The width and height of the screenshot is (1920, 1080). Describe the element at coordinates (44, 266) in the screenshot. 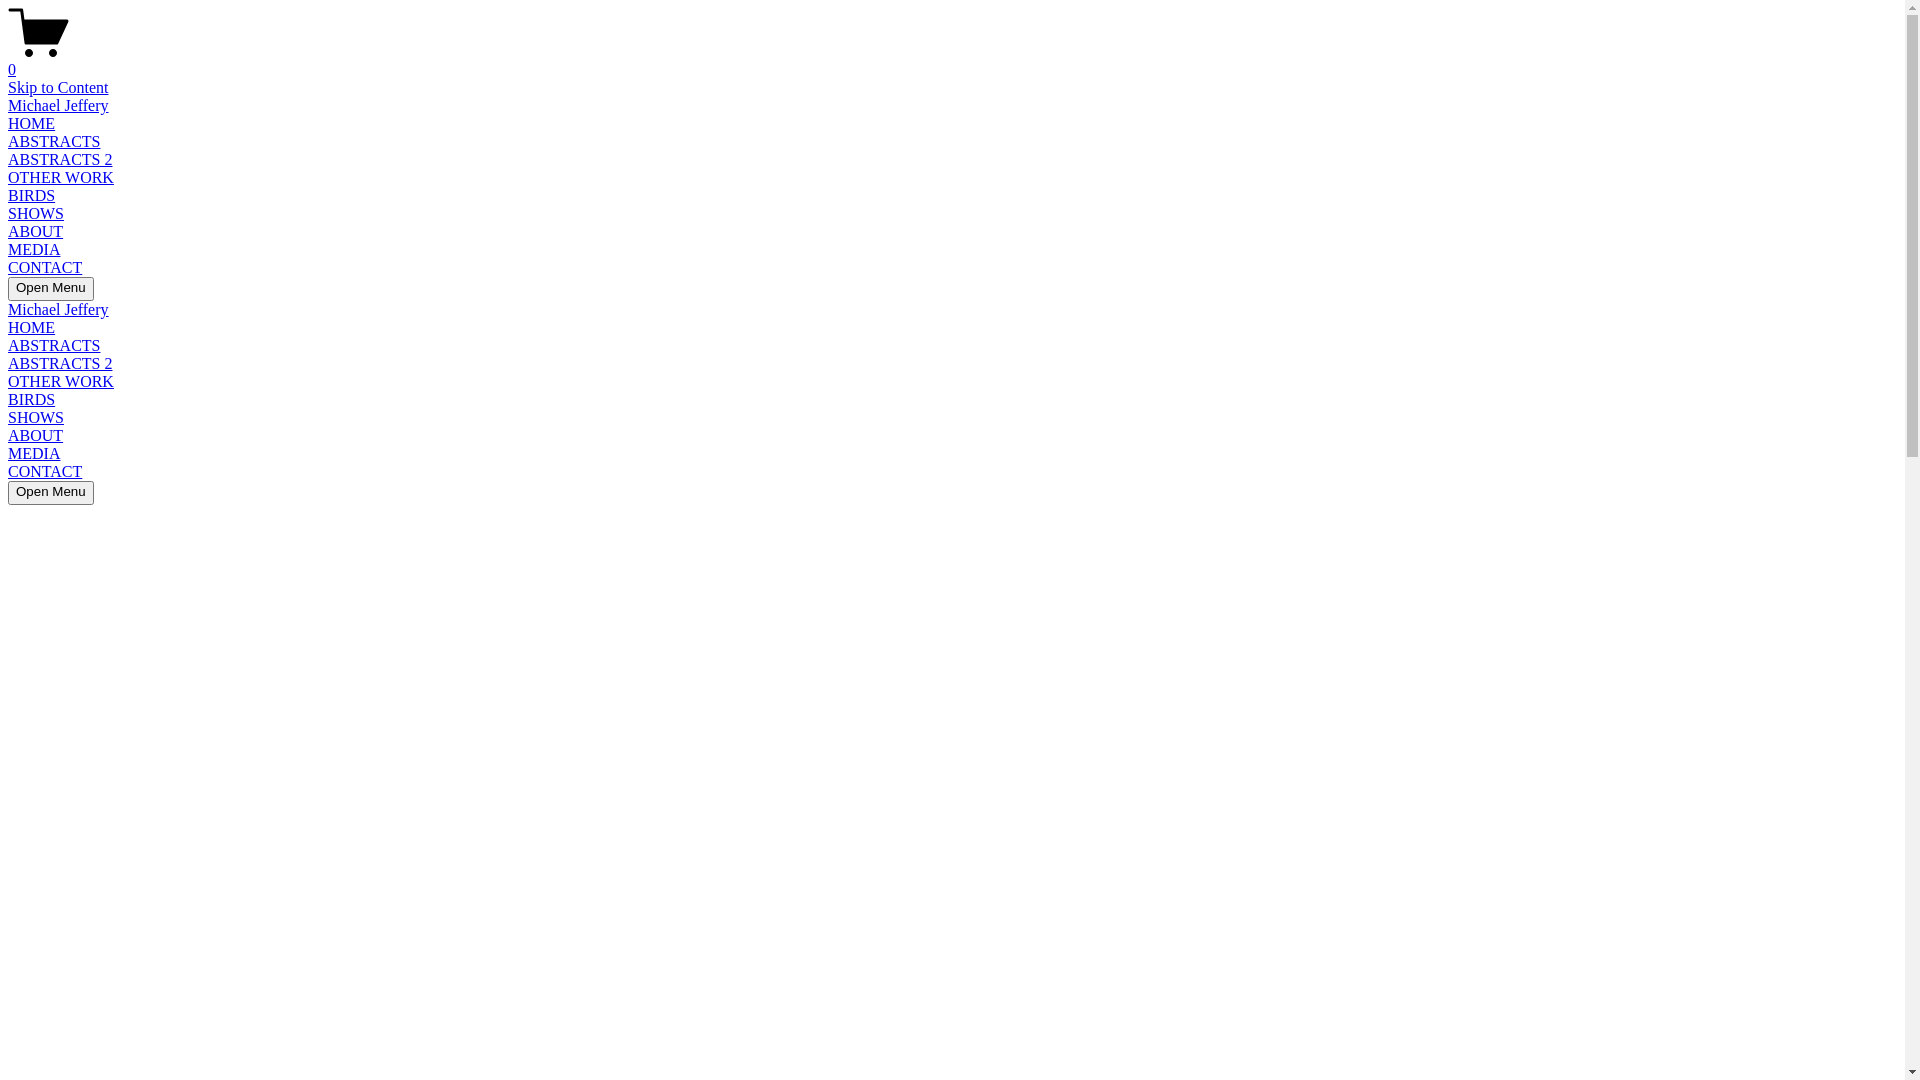

I see `'CONTACT'` at that location.